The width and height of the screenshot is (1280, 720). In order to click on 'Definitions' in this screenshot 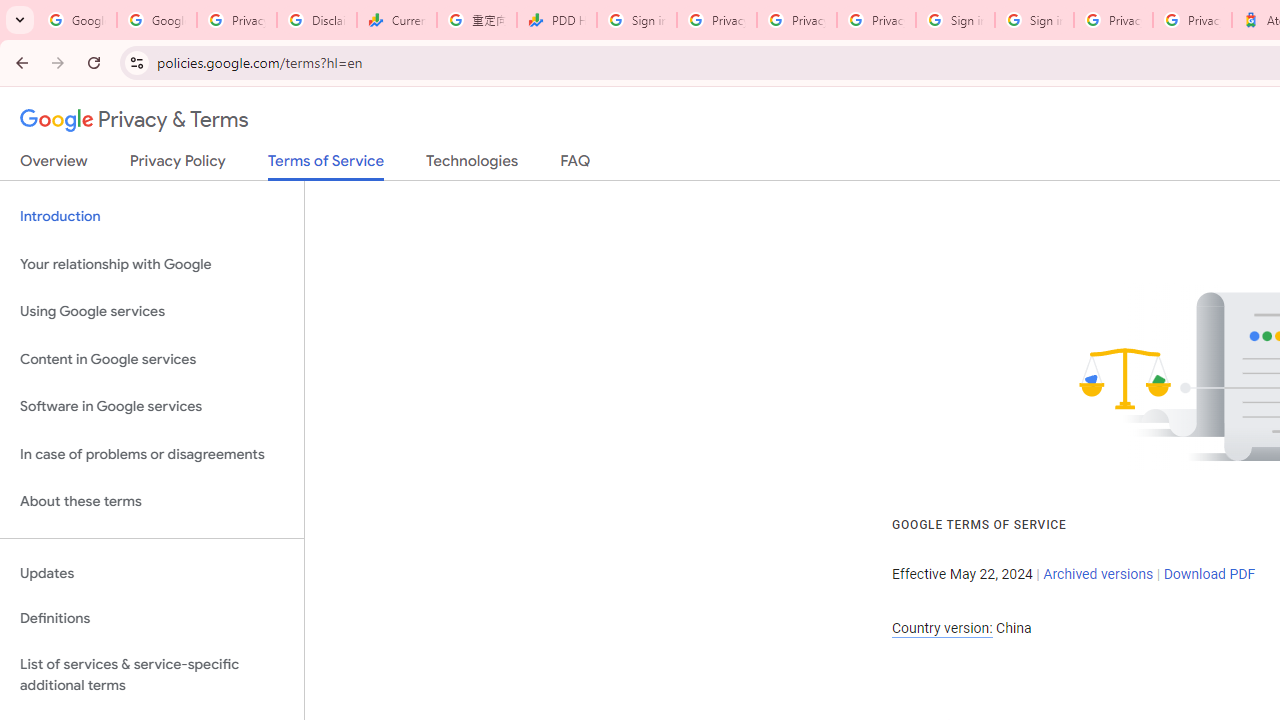, I will do `click(151, 618)`.